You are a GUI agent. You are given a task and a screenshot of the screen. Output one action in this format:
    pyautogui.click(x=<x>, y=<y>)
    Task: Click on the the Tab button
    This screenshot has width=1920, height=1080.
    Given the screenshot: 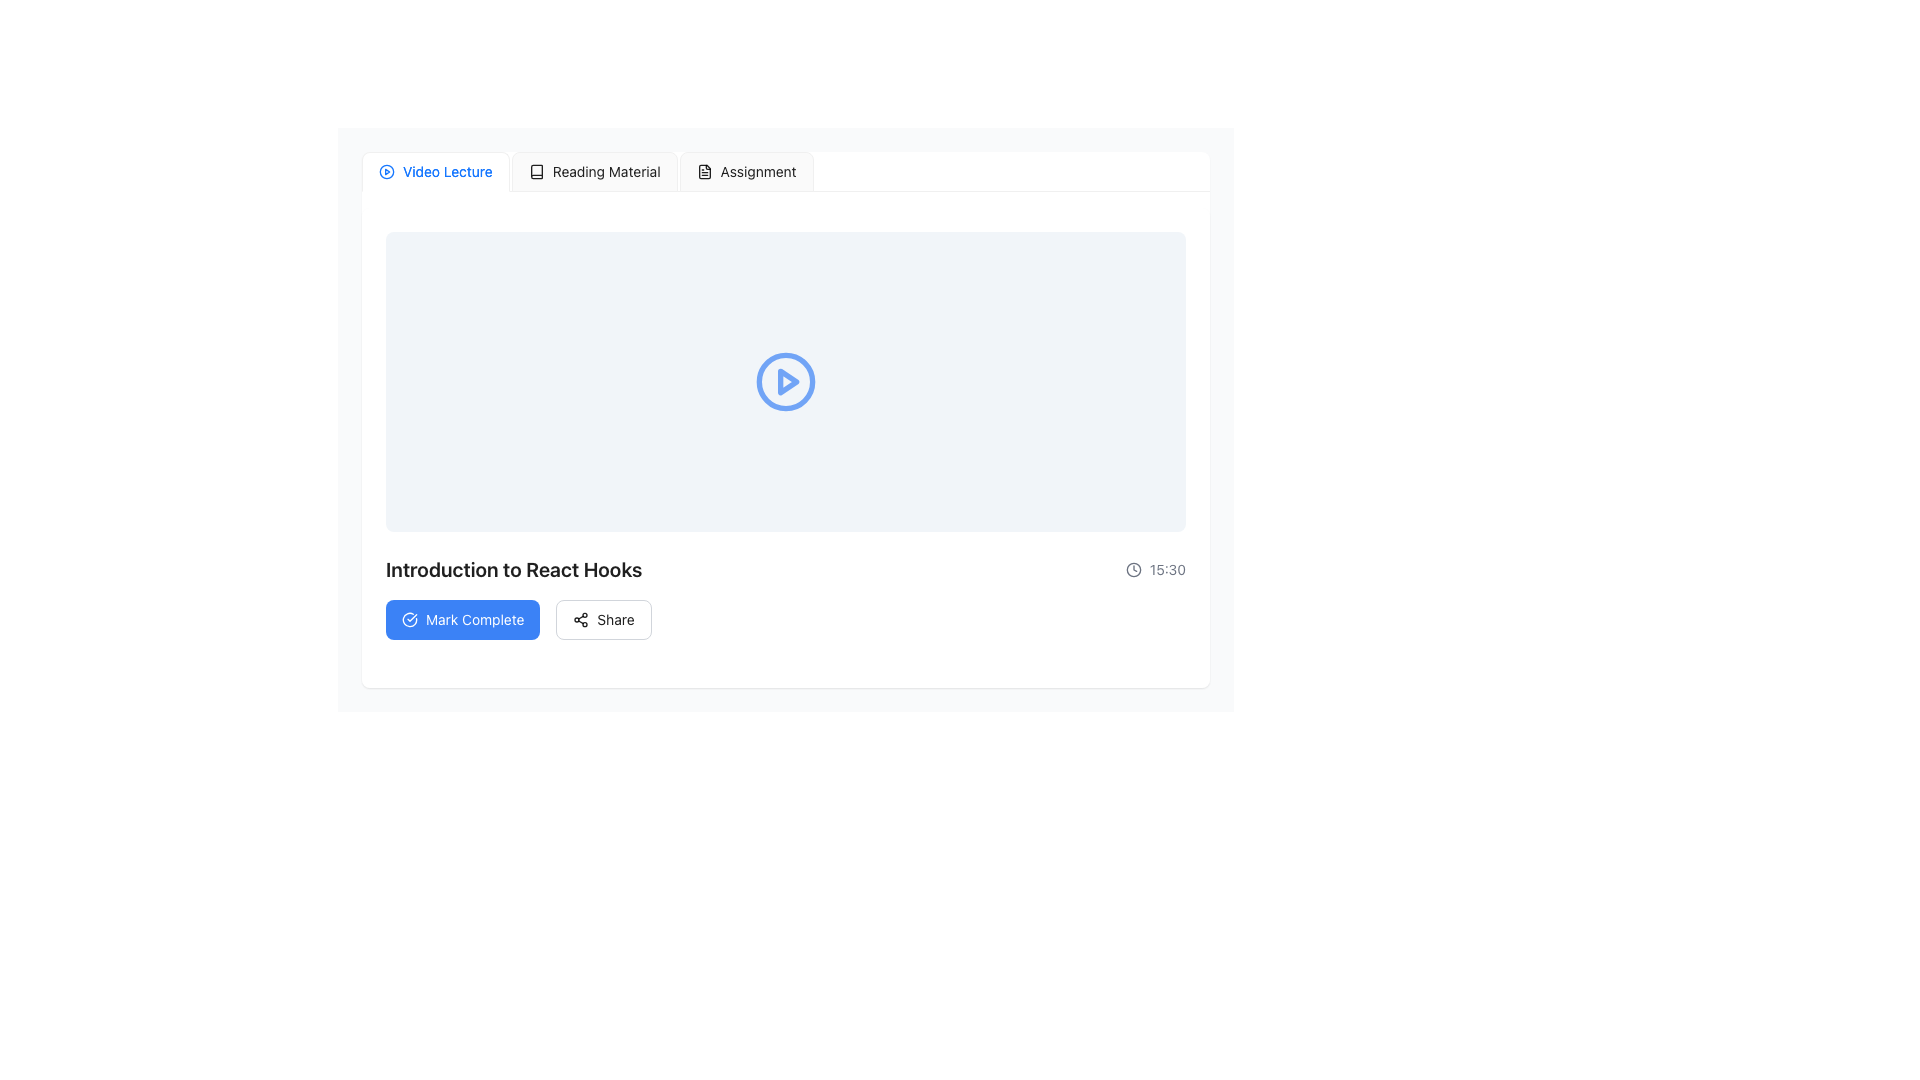 What is the action you would take?
    pyautogui.click(x=745, y=171)
    